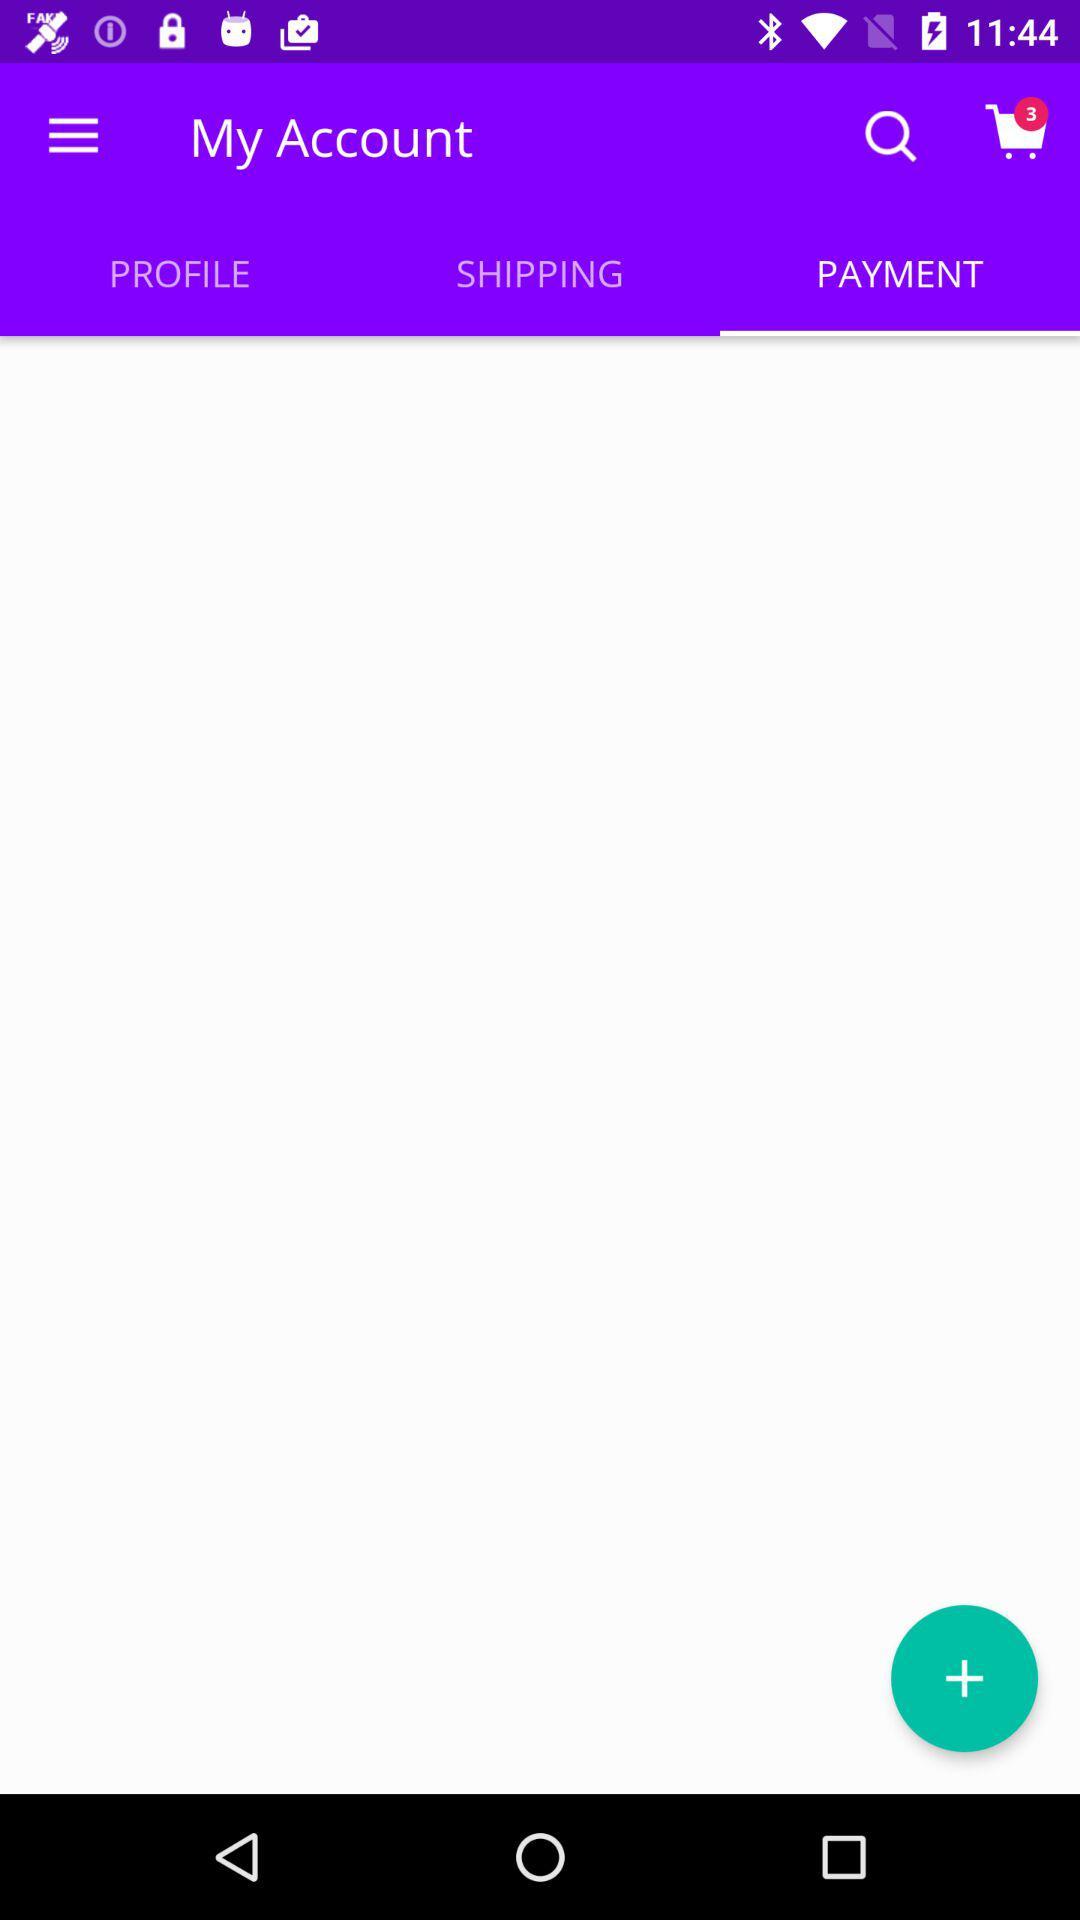 The width and height of the screenshot is (1080, 1920). I want to click on payment option, so click(963, 1678).